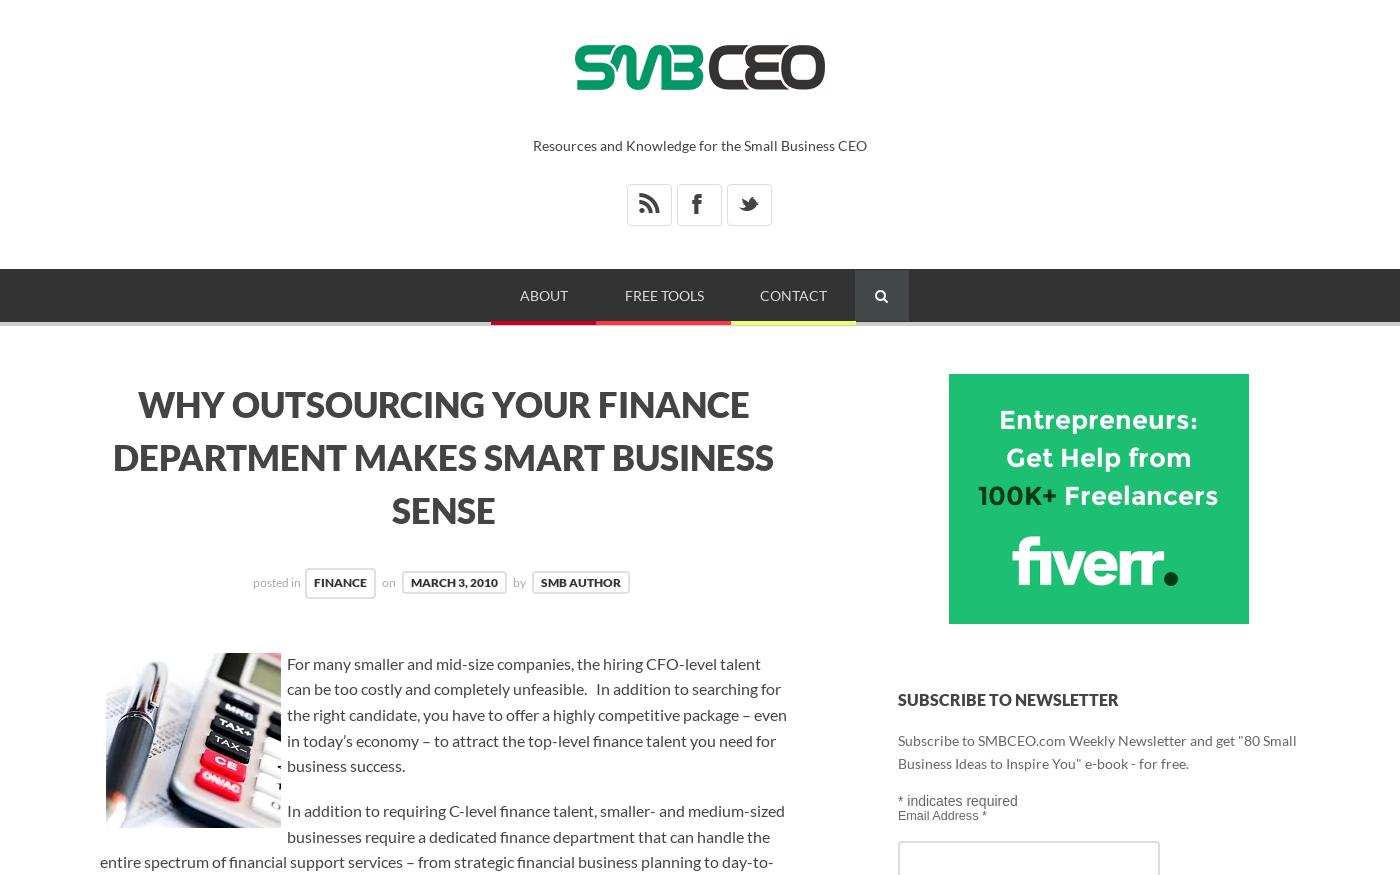 The height and width of the screenshot is (875, 1400). I want to click on 'posted in', so click(277, 581).